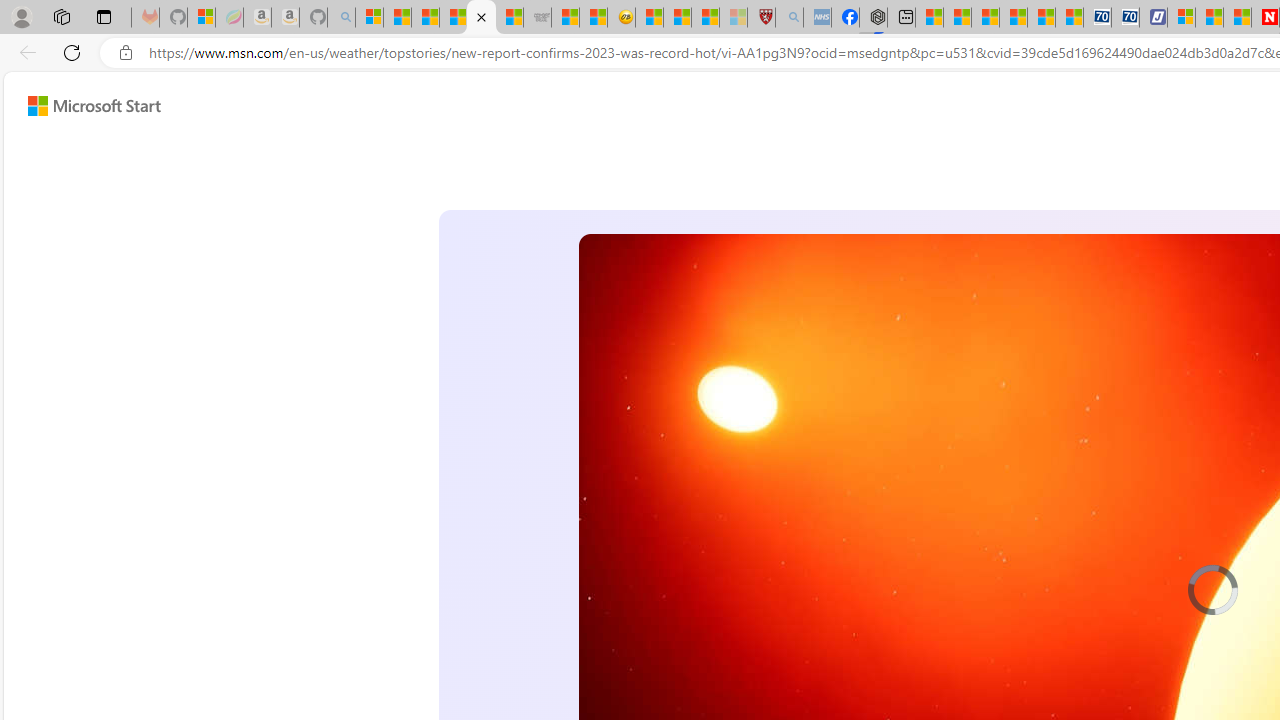 This screenshot has height=720, width=1280. What do you see at coordinates (1125, 17) in the screenshot?
I see `'Cheap Hotels - Save70.com'` at bounding box center [1125, 17].